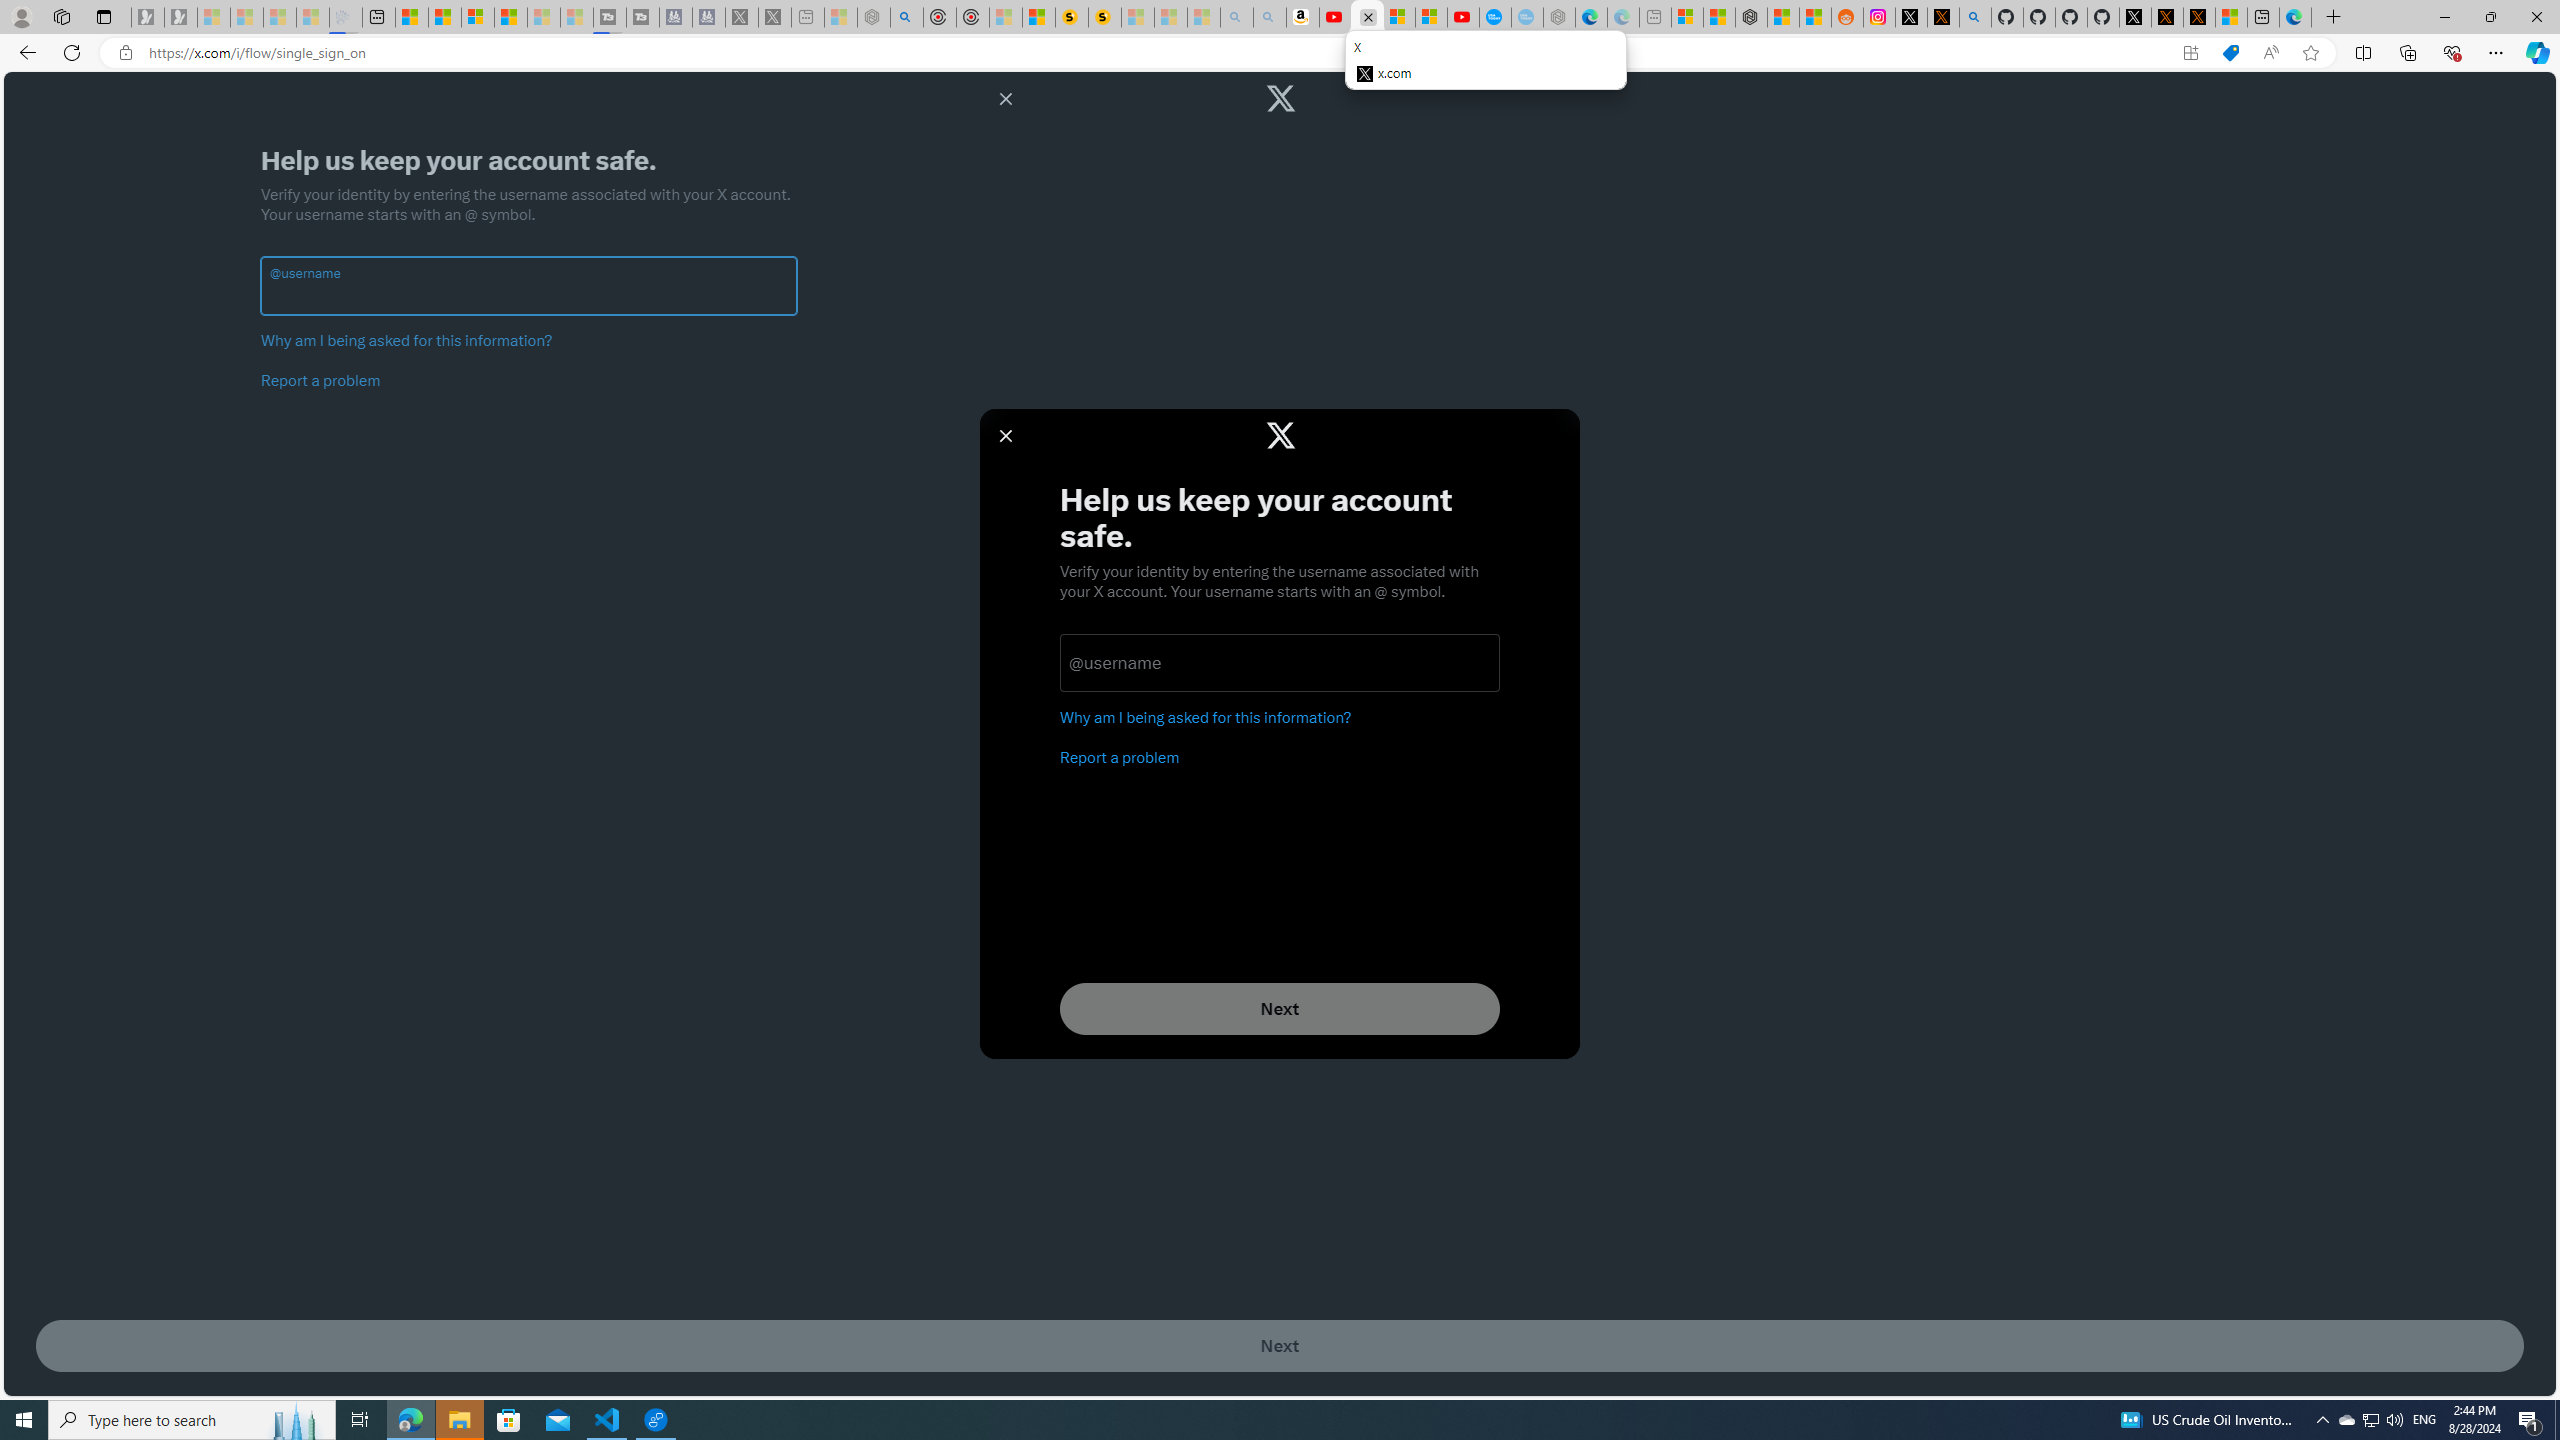 The height and width of the screenshot is (1440, 2560). What do you see at coordinates (906, 16) in the screenshot?
I see `'poe - Search'` at bounding box center [906, 16].